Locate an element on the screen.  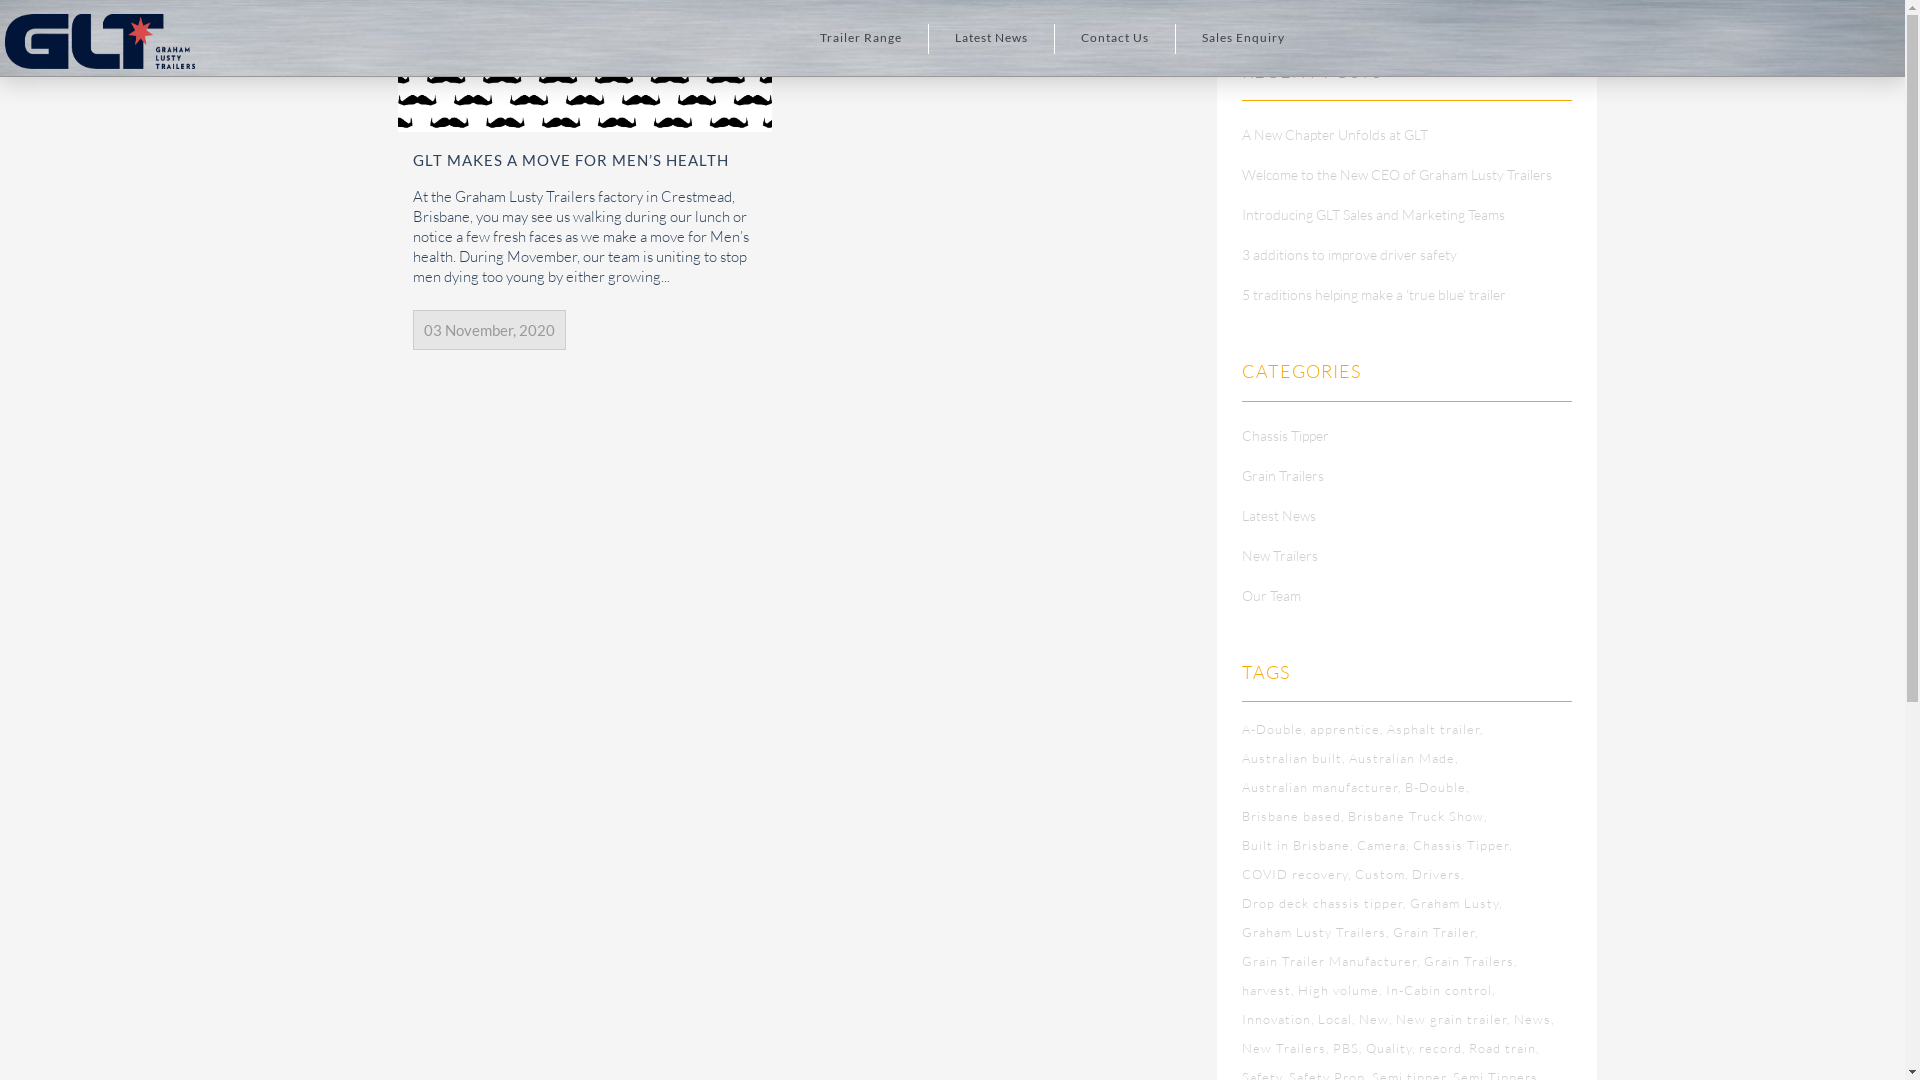
'Brisbane Truck Show' is located at coordinates (1416, 816).